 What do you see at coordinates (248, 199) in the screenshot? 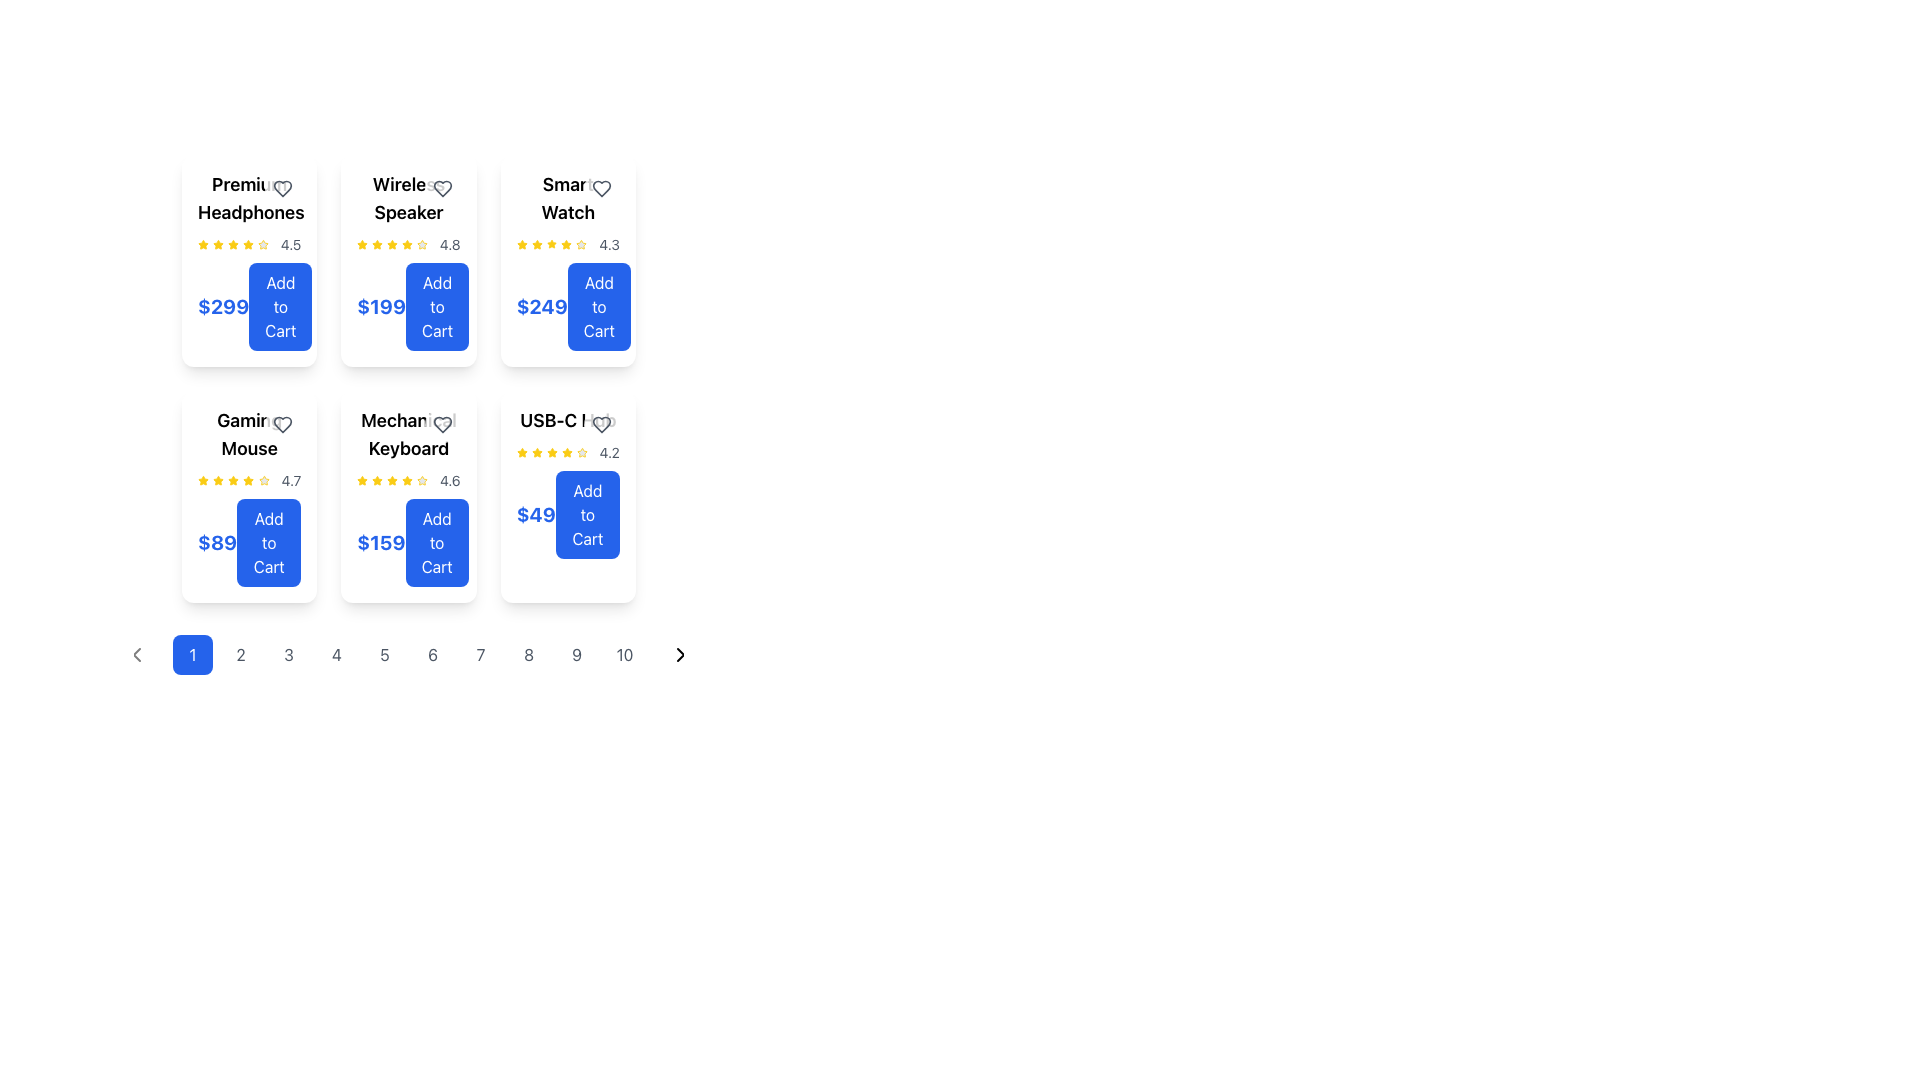
I see `the product title text located at the top of the first card in the upper left corner of the product grid` at bounding box center [248, 199].